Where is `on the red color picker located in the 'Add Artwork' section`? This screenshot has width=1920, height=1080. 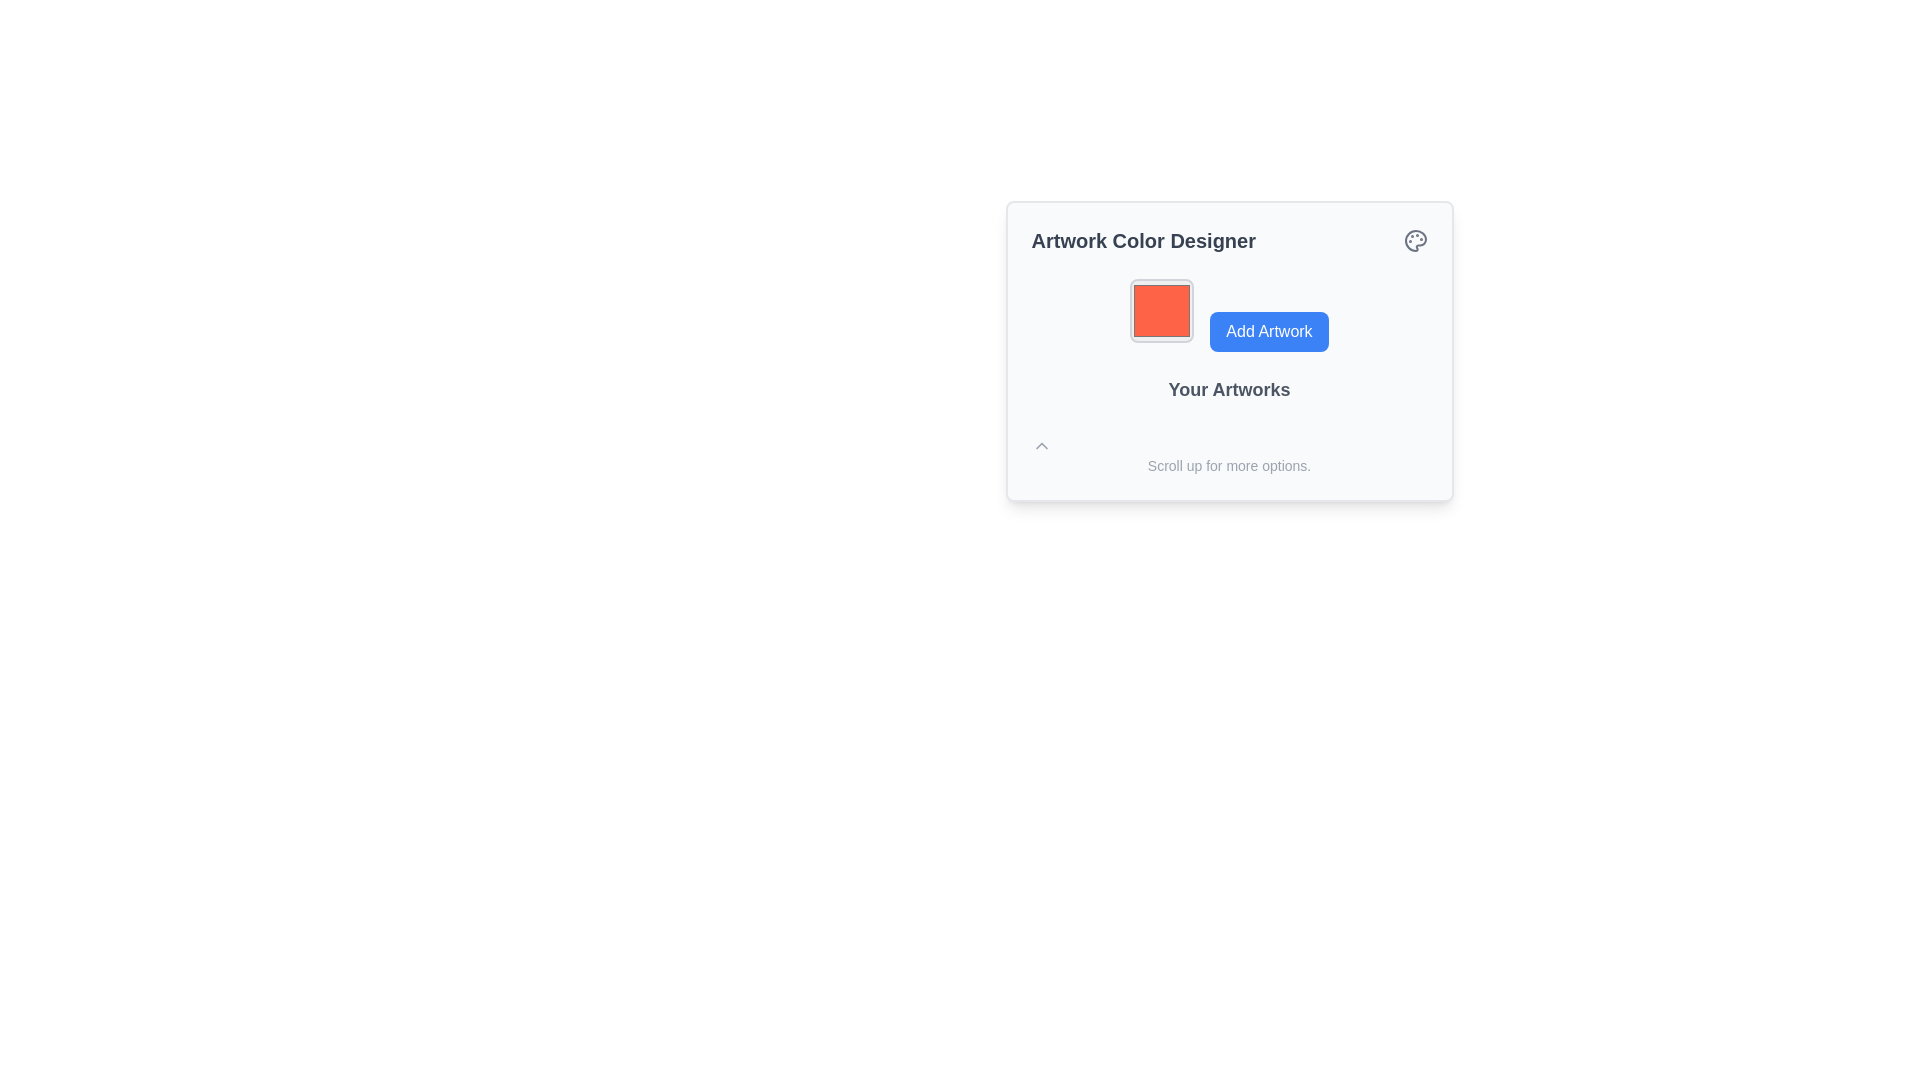
on the red color picker located in the 'Add Artwork' section is located at coordinates (1162, 311).